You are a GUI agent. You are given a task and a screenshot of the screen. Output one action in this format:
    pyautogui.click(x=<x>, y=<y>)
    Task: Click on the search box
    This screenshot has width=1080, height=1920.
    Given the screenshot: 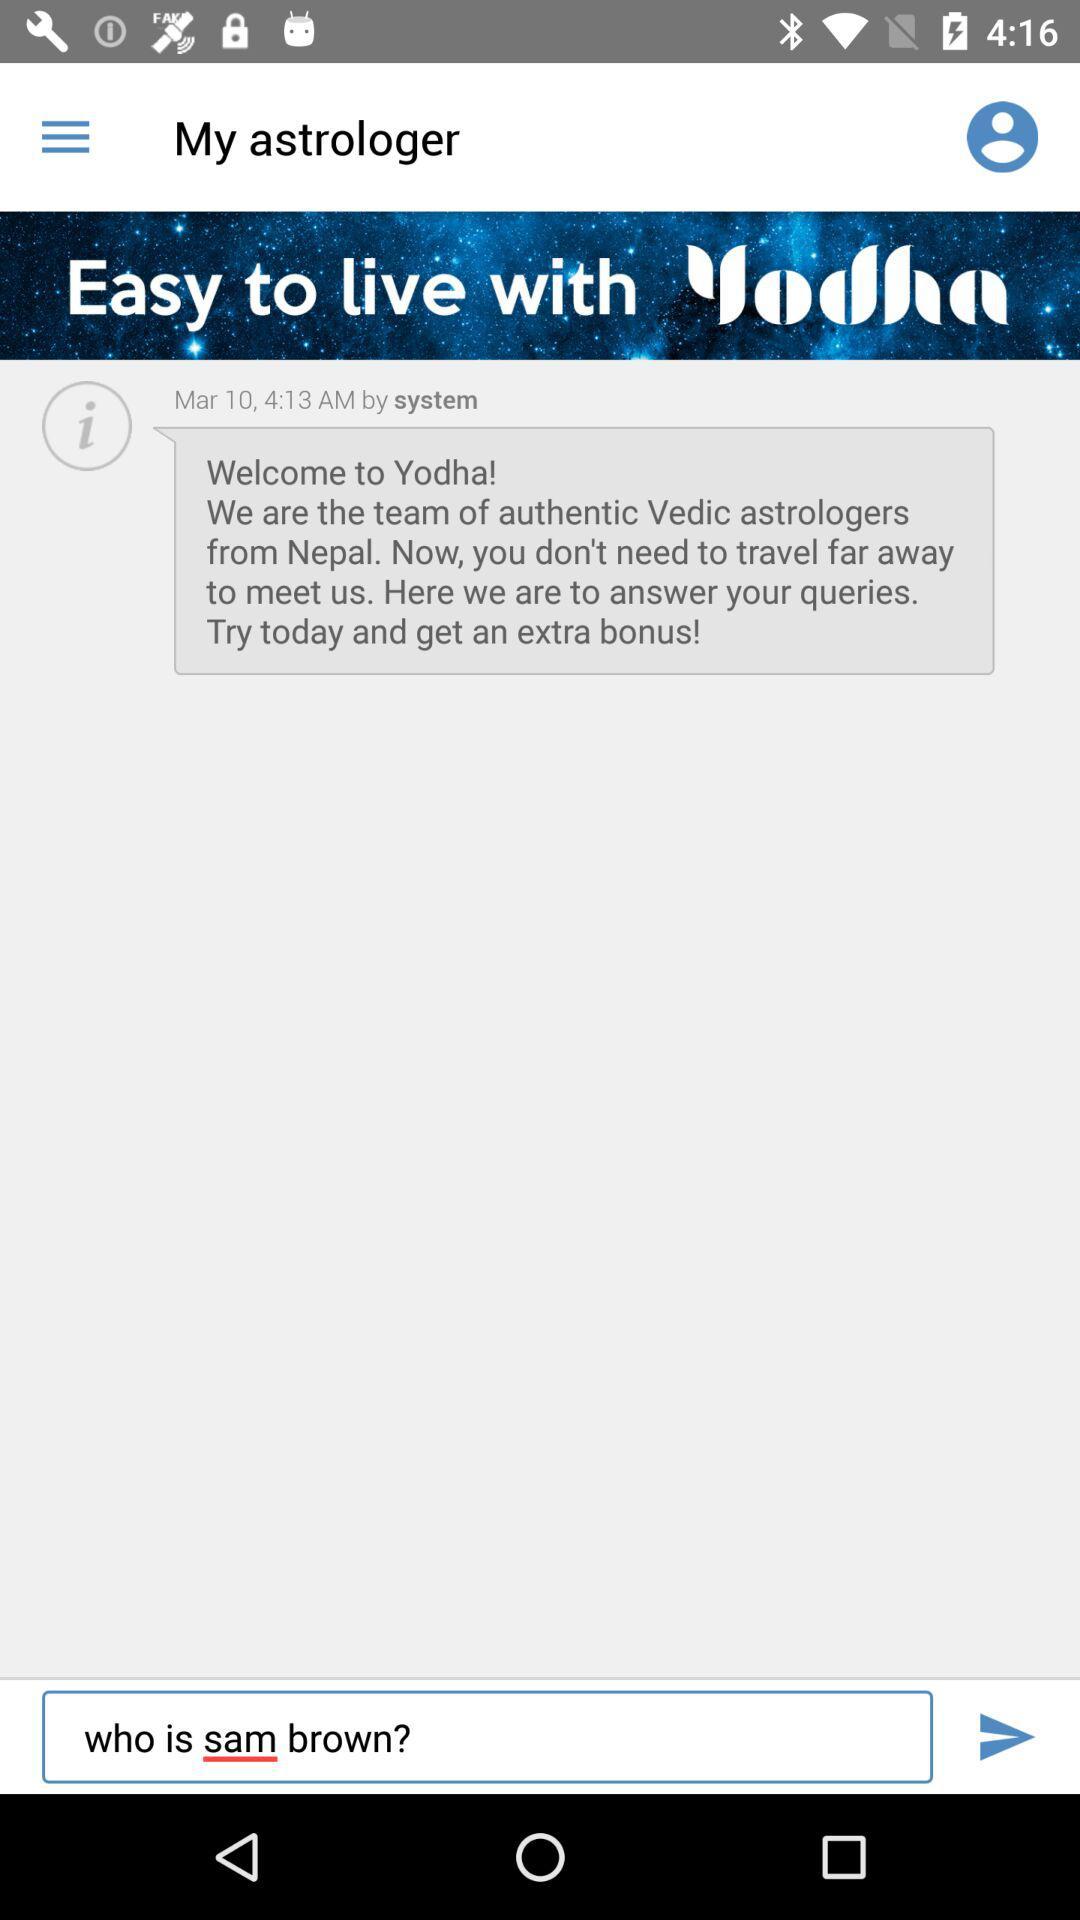 What is the action you would take?
    pyautogui.click(x=1006, y=1736)
    